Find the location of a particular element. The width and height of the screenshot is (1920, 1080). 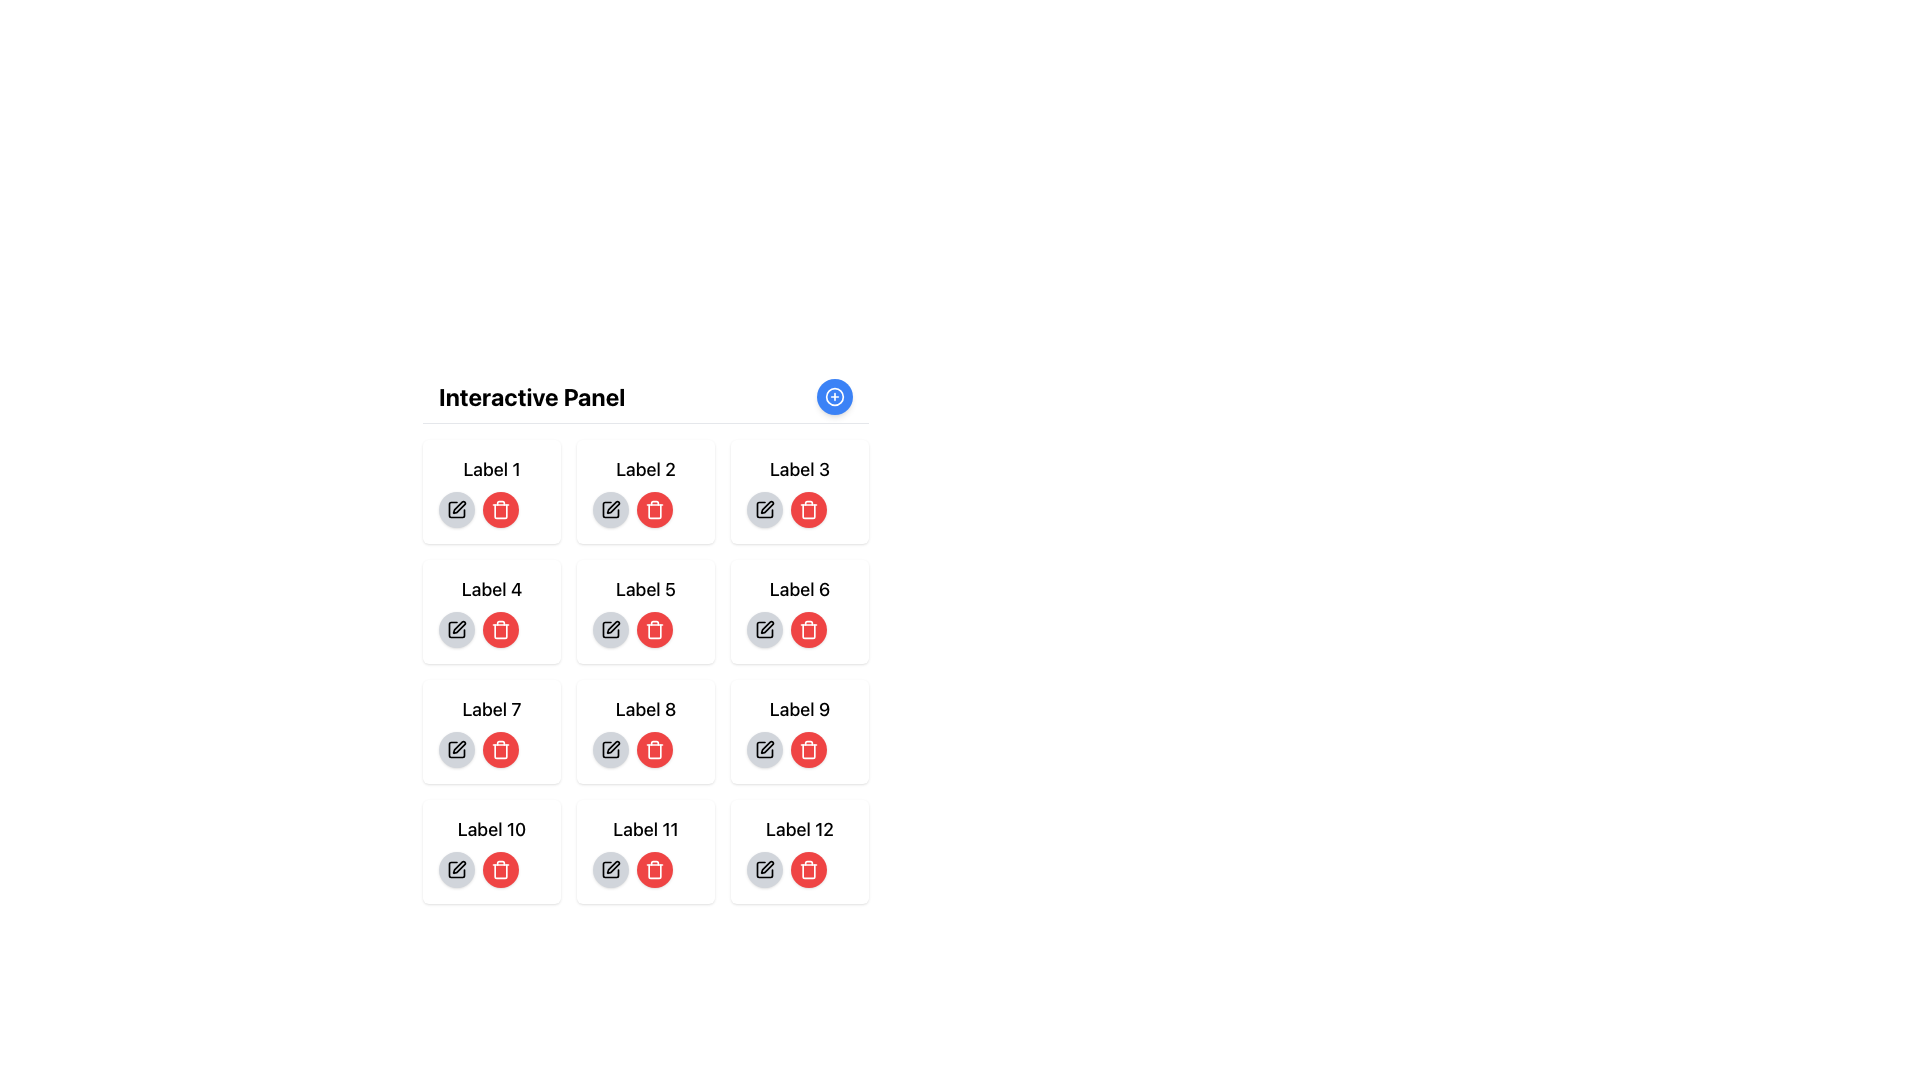

the red delete button with a trash can icon located in the horizontal control group below the text 'Label 1' is located at coordinates (491, 508).